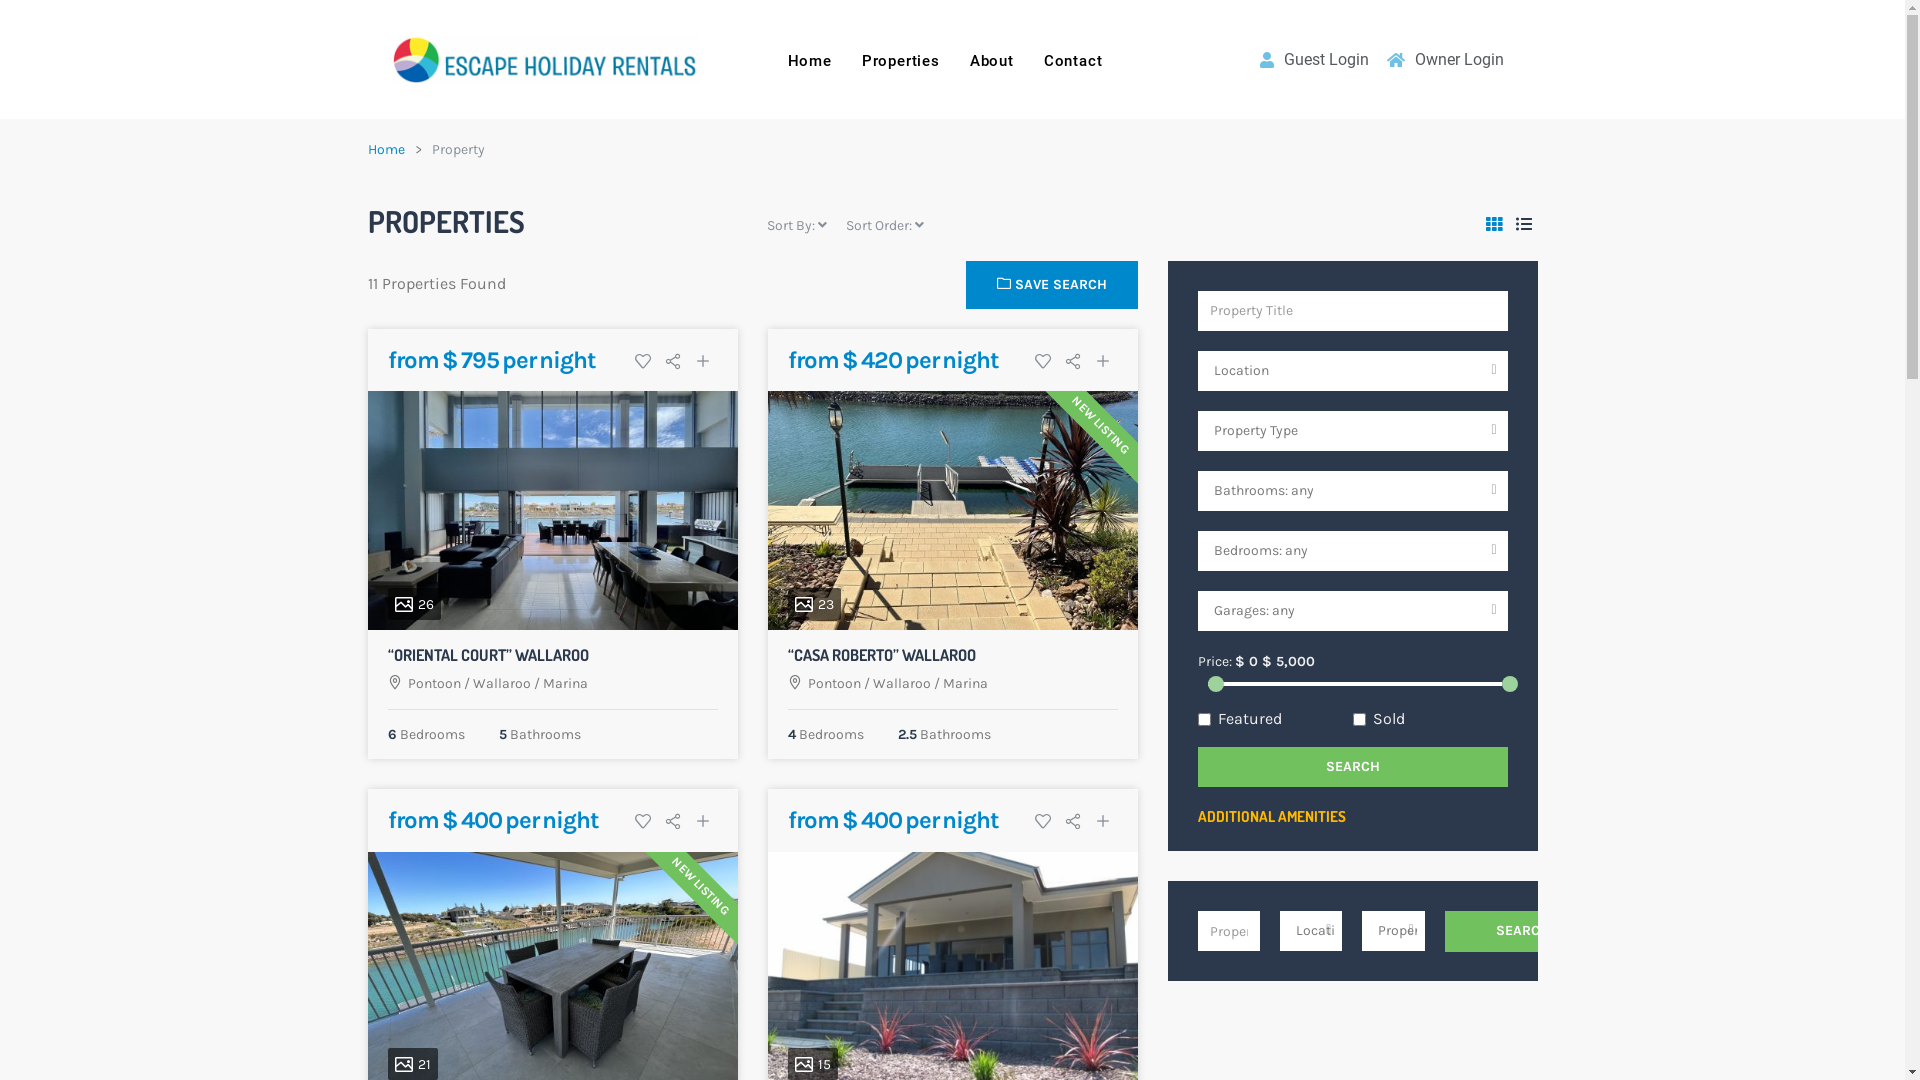 The width and height of the screenshot is (1920, 1080). I want to click on 'SEARCH', so click(1353, 766).